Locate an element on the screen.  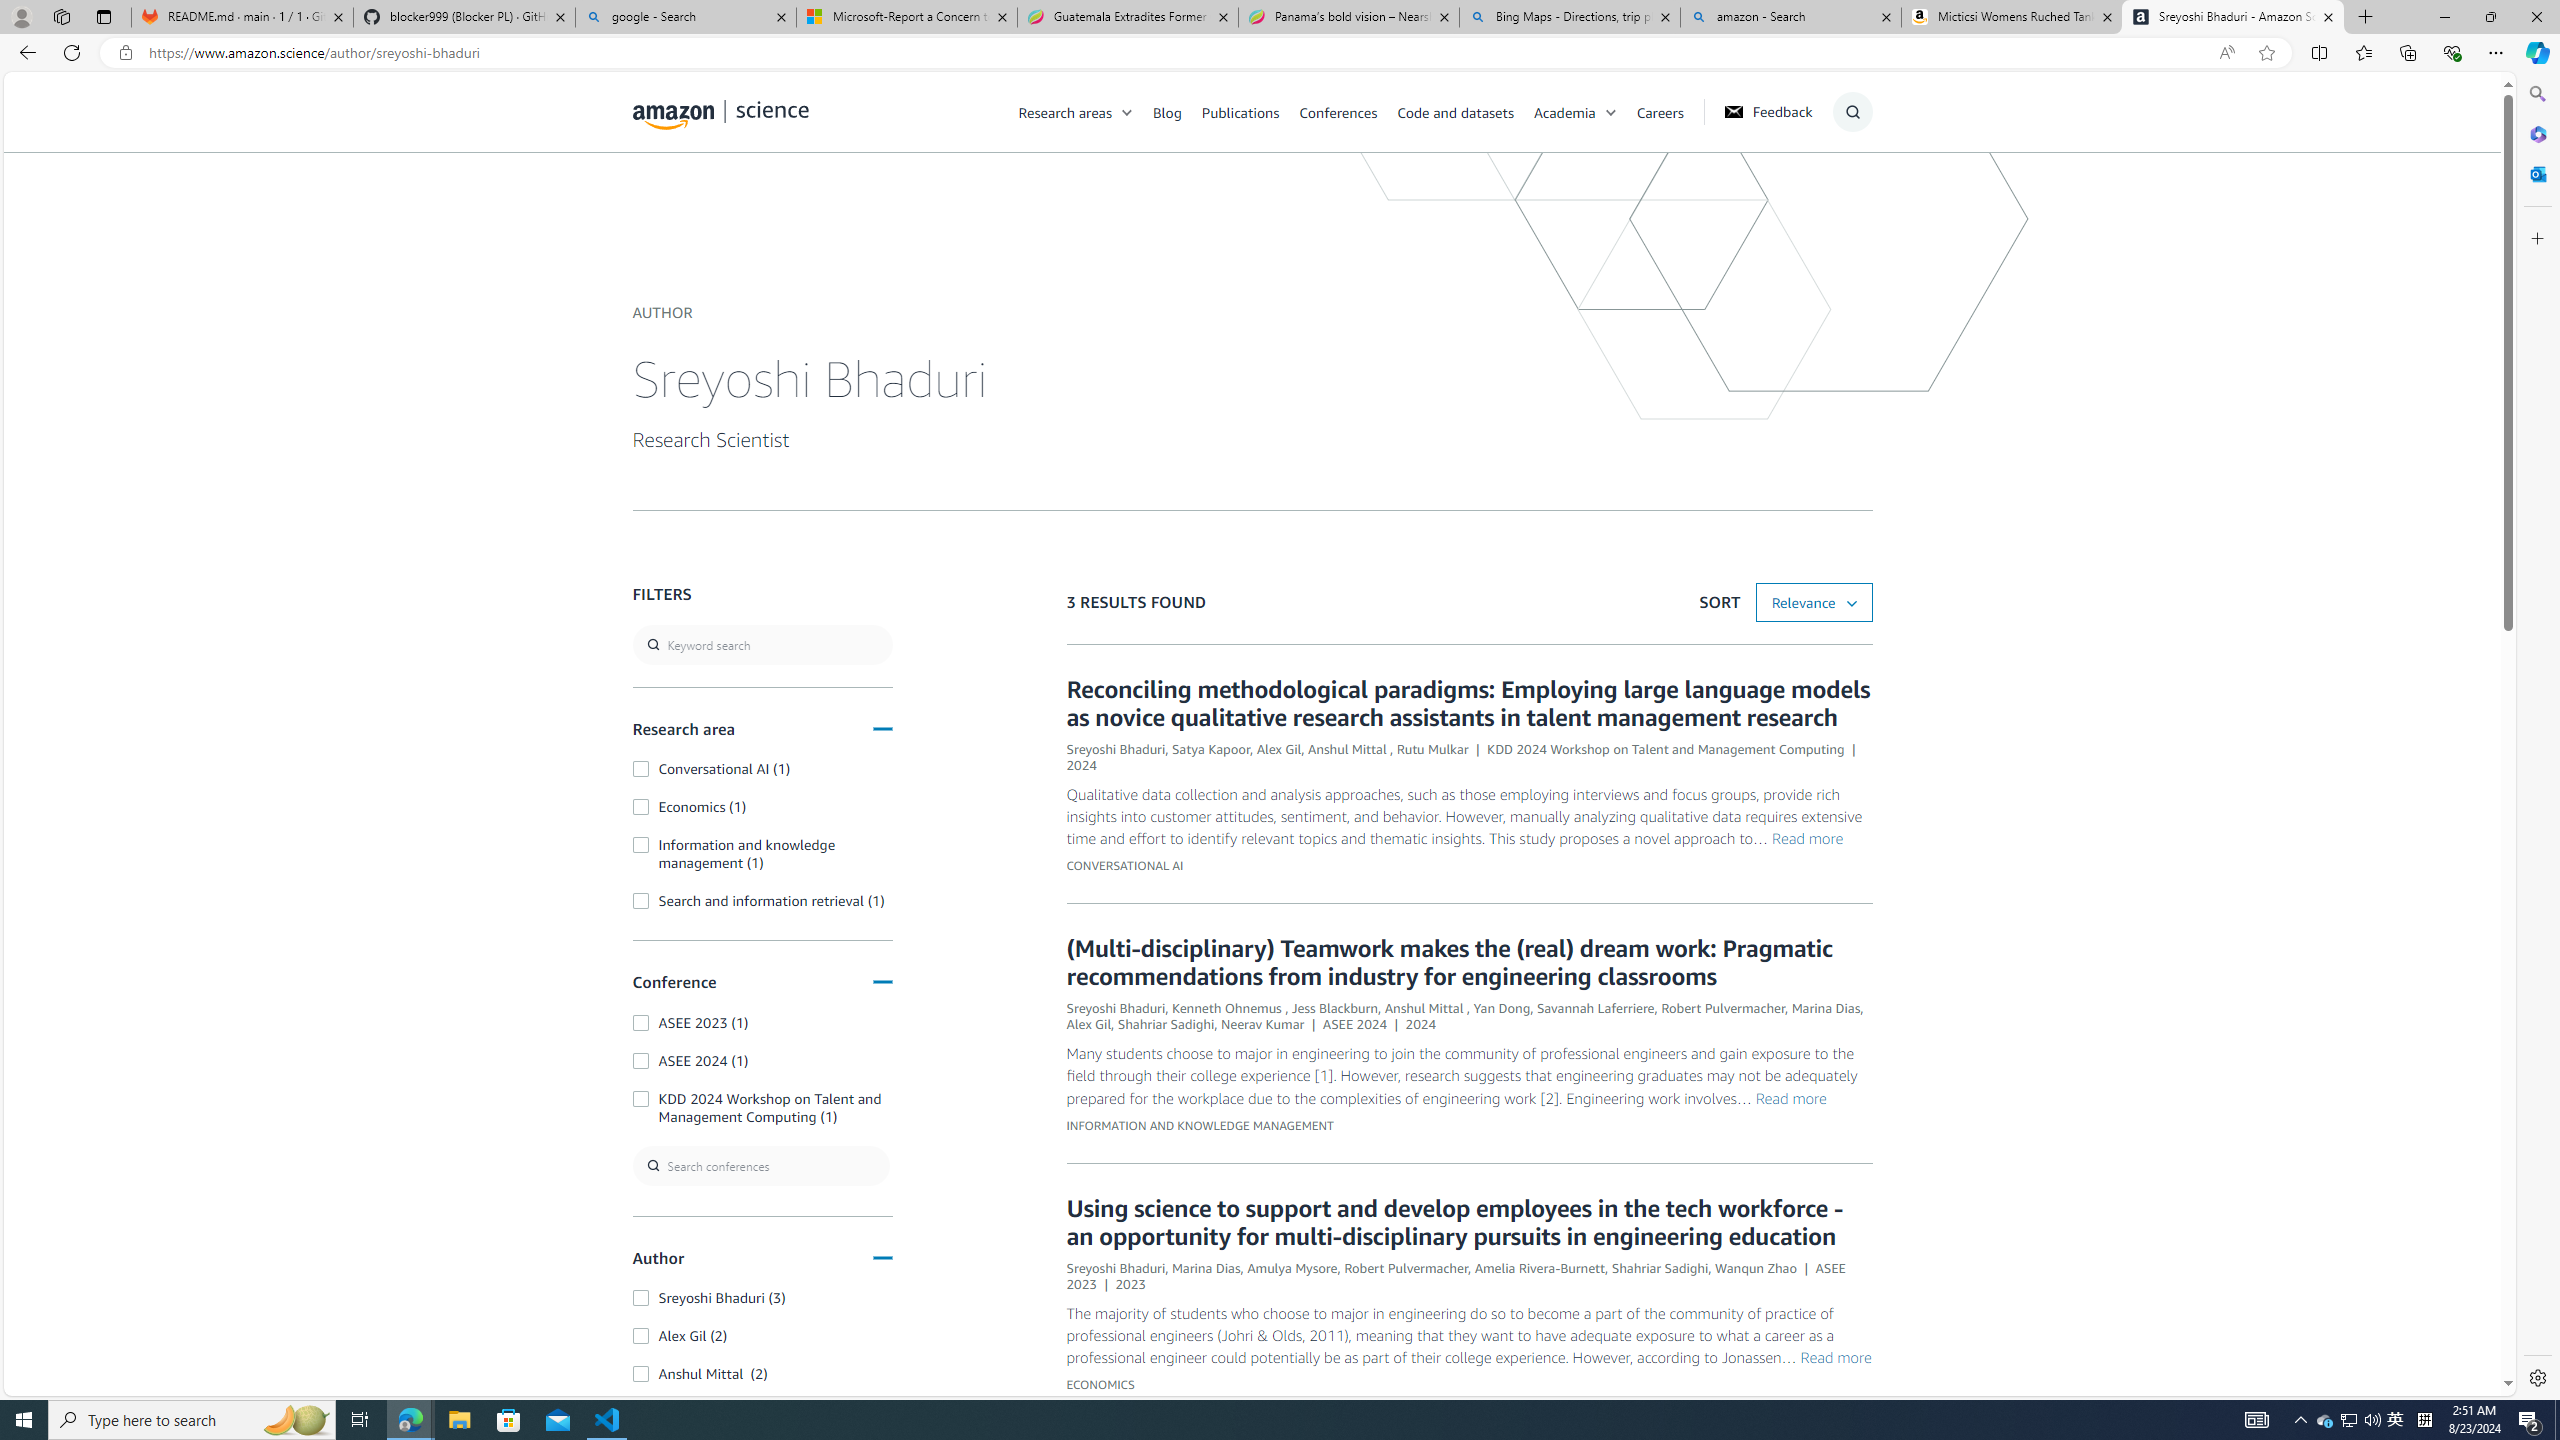
'Shahriar Sadighi' is located at coordinates (1659, 1267).